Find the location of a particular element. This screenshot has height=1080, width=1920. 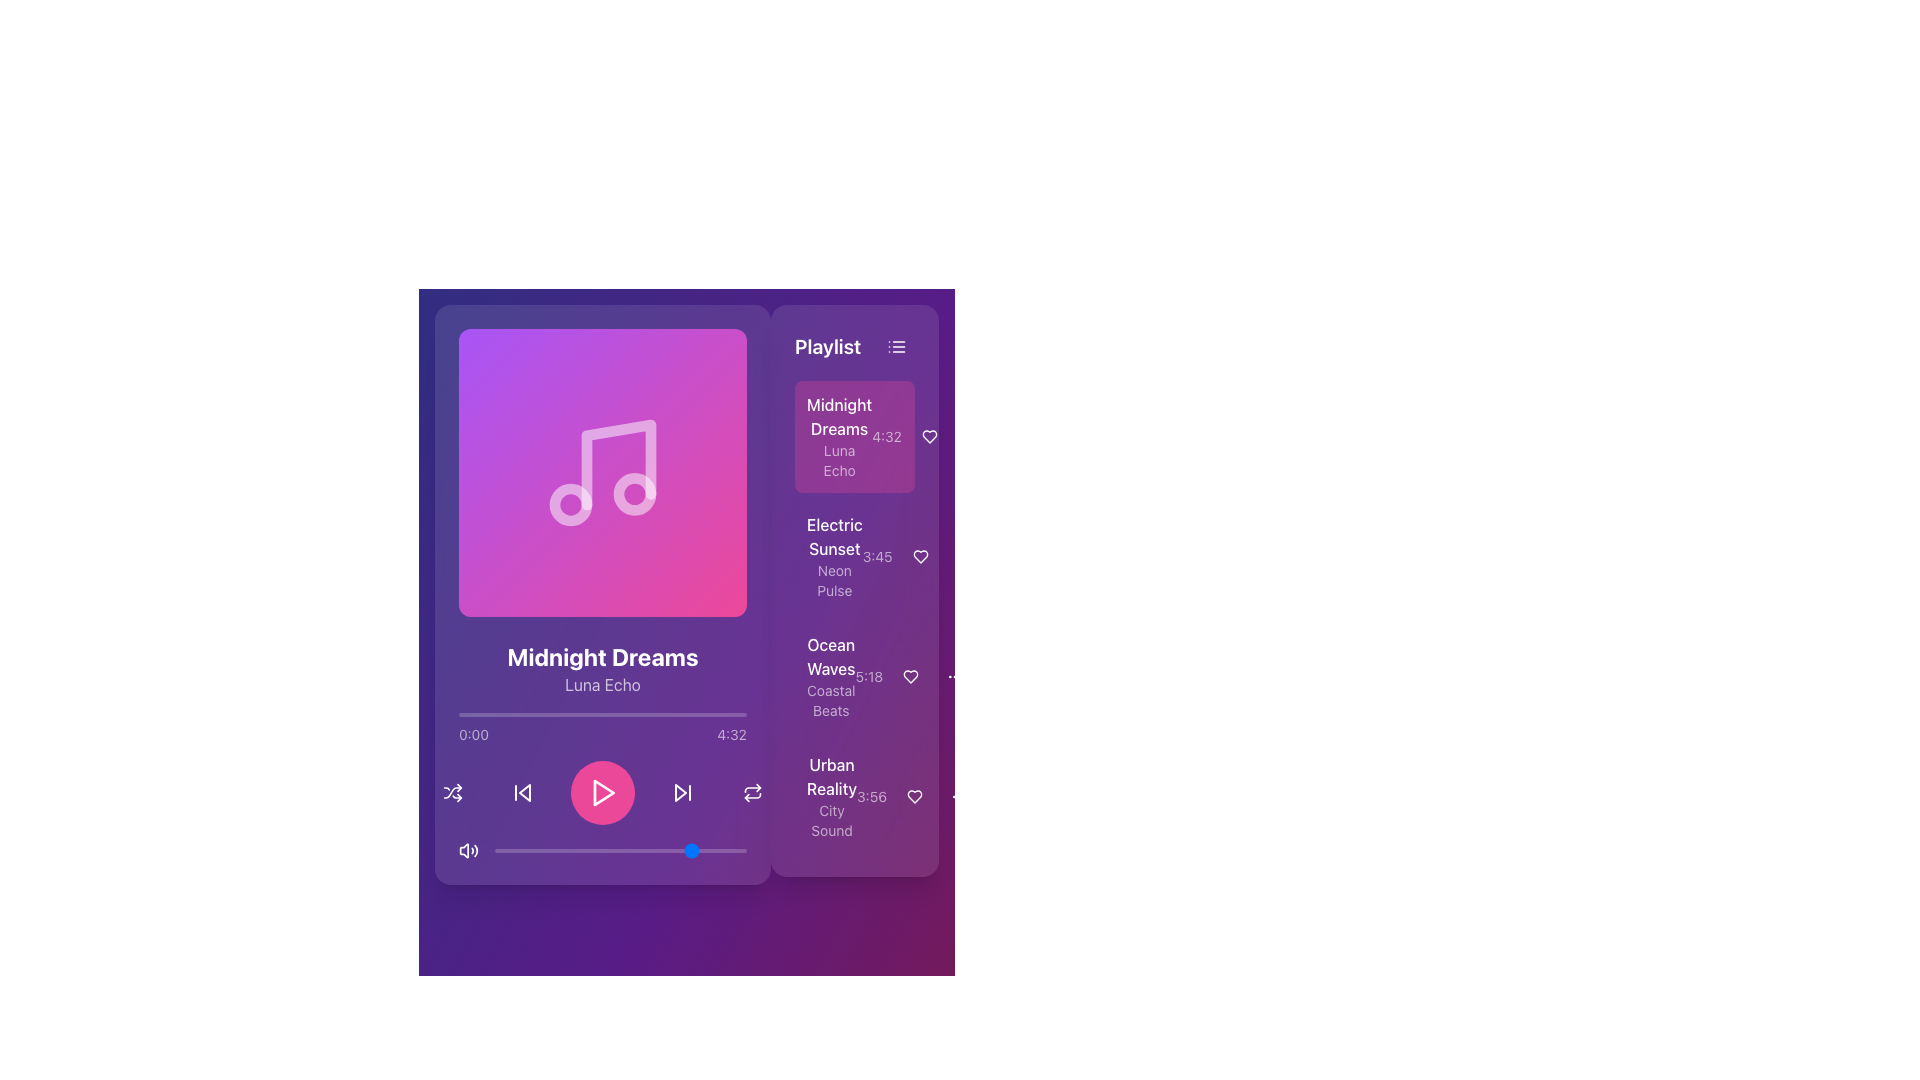

the static text element displaying 'Midnight Dreams' which is styled in bold, white font against a purple background, positioned centrally at the top of the playlist entry is located at coordinates (839, 415).